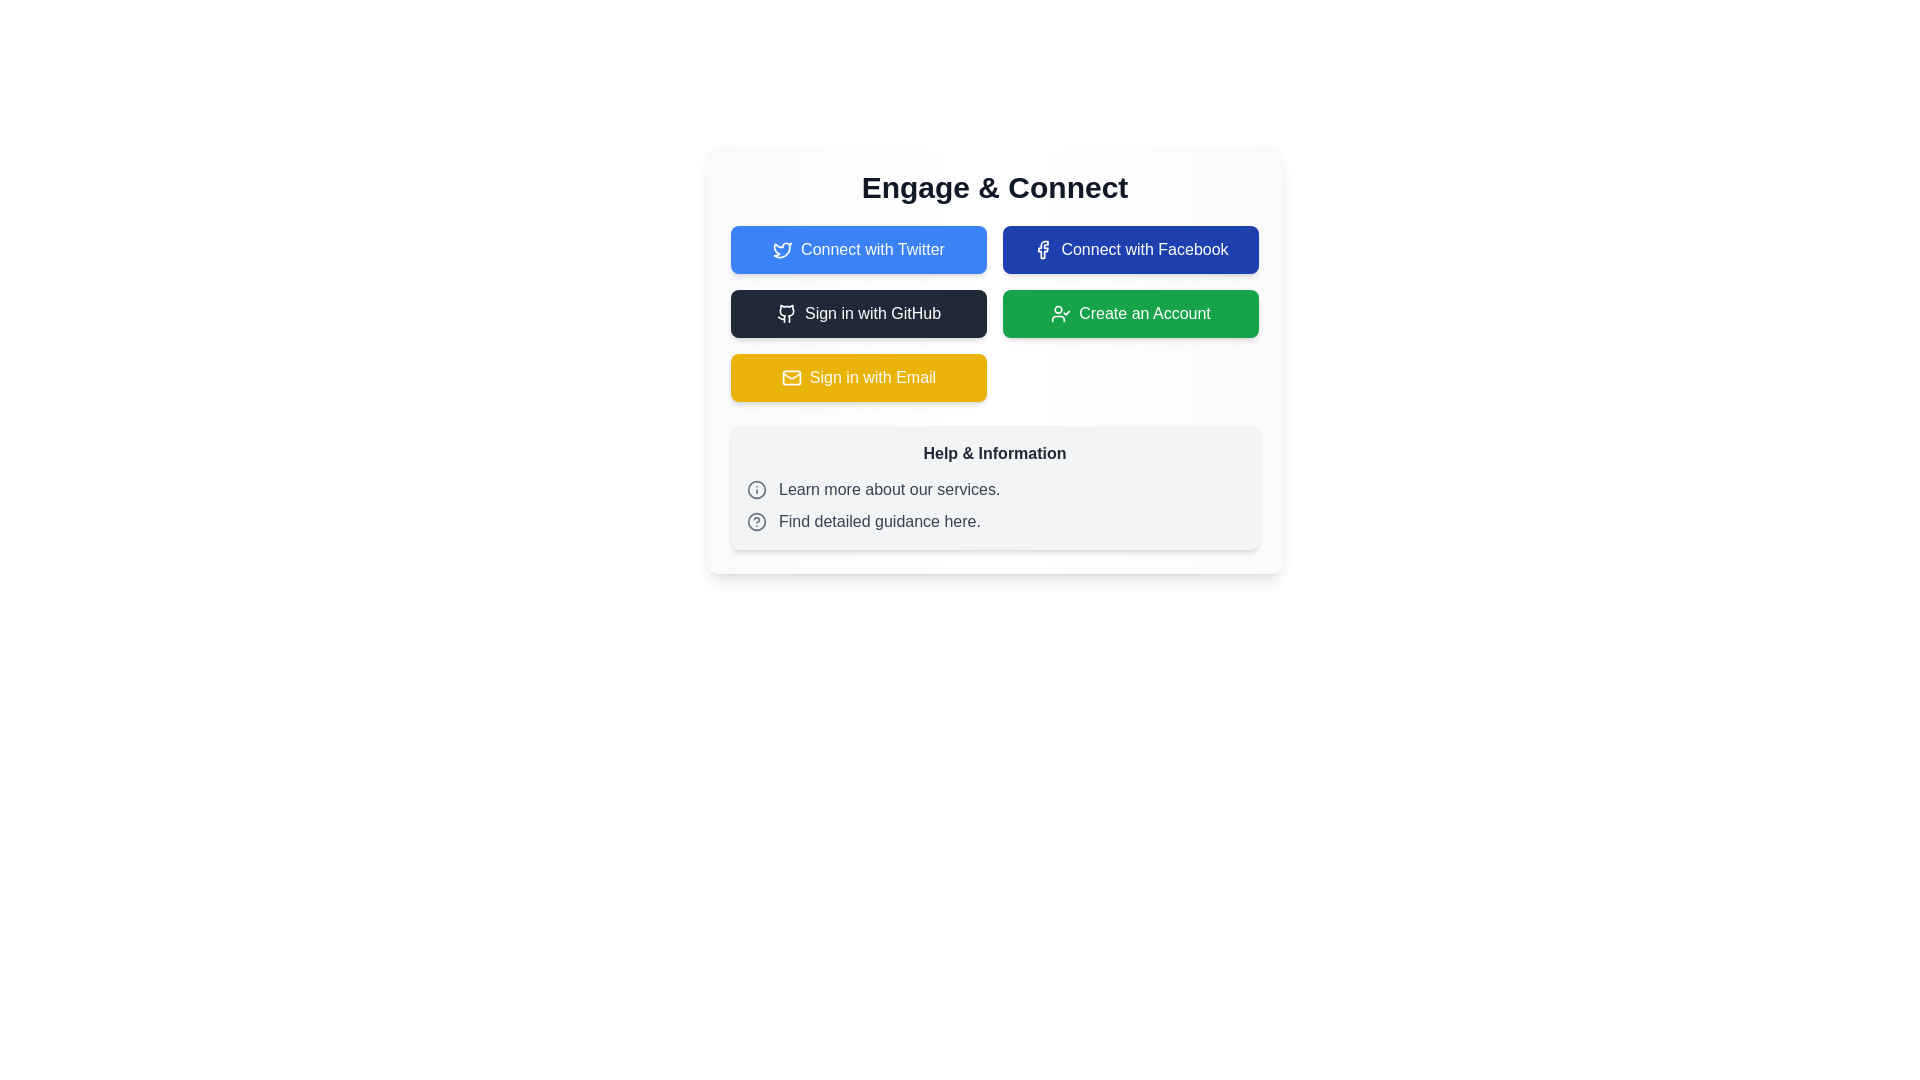 The image size is (1920, 1080). Describe the element at coordinates (756, 489) in the screenshot. I see `decorative SVG circle element located within the 'Help & Information' section of the interface by clicking on its center point` at that location.